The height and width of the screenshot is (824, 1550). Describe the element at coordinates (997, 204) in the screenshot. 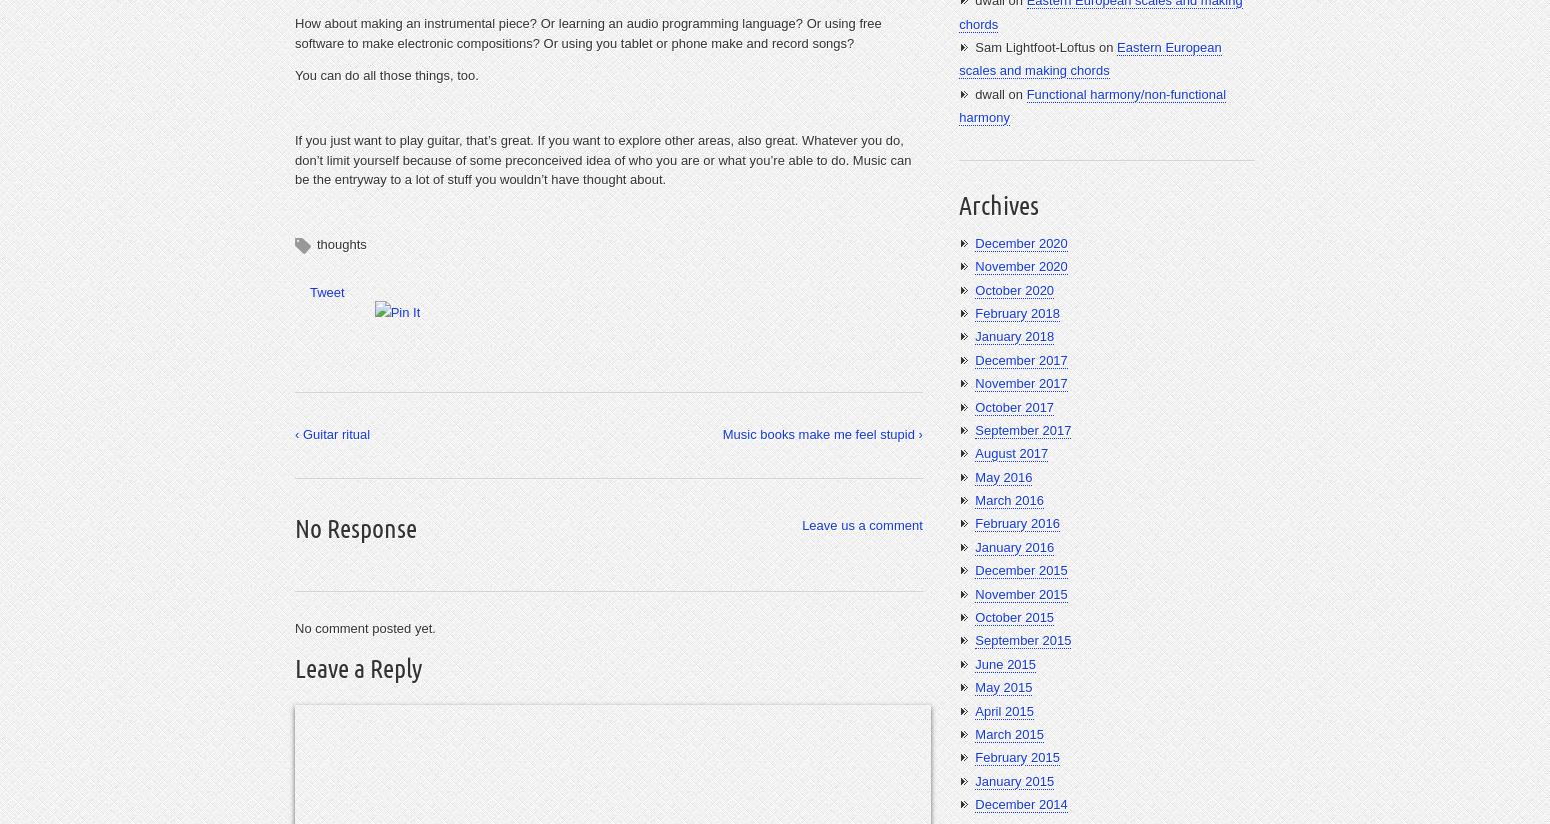

I see `'Archives'` at that location.